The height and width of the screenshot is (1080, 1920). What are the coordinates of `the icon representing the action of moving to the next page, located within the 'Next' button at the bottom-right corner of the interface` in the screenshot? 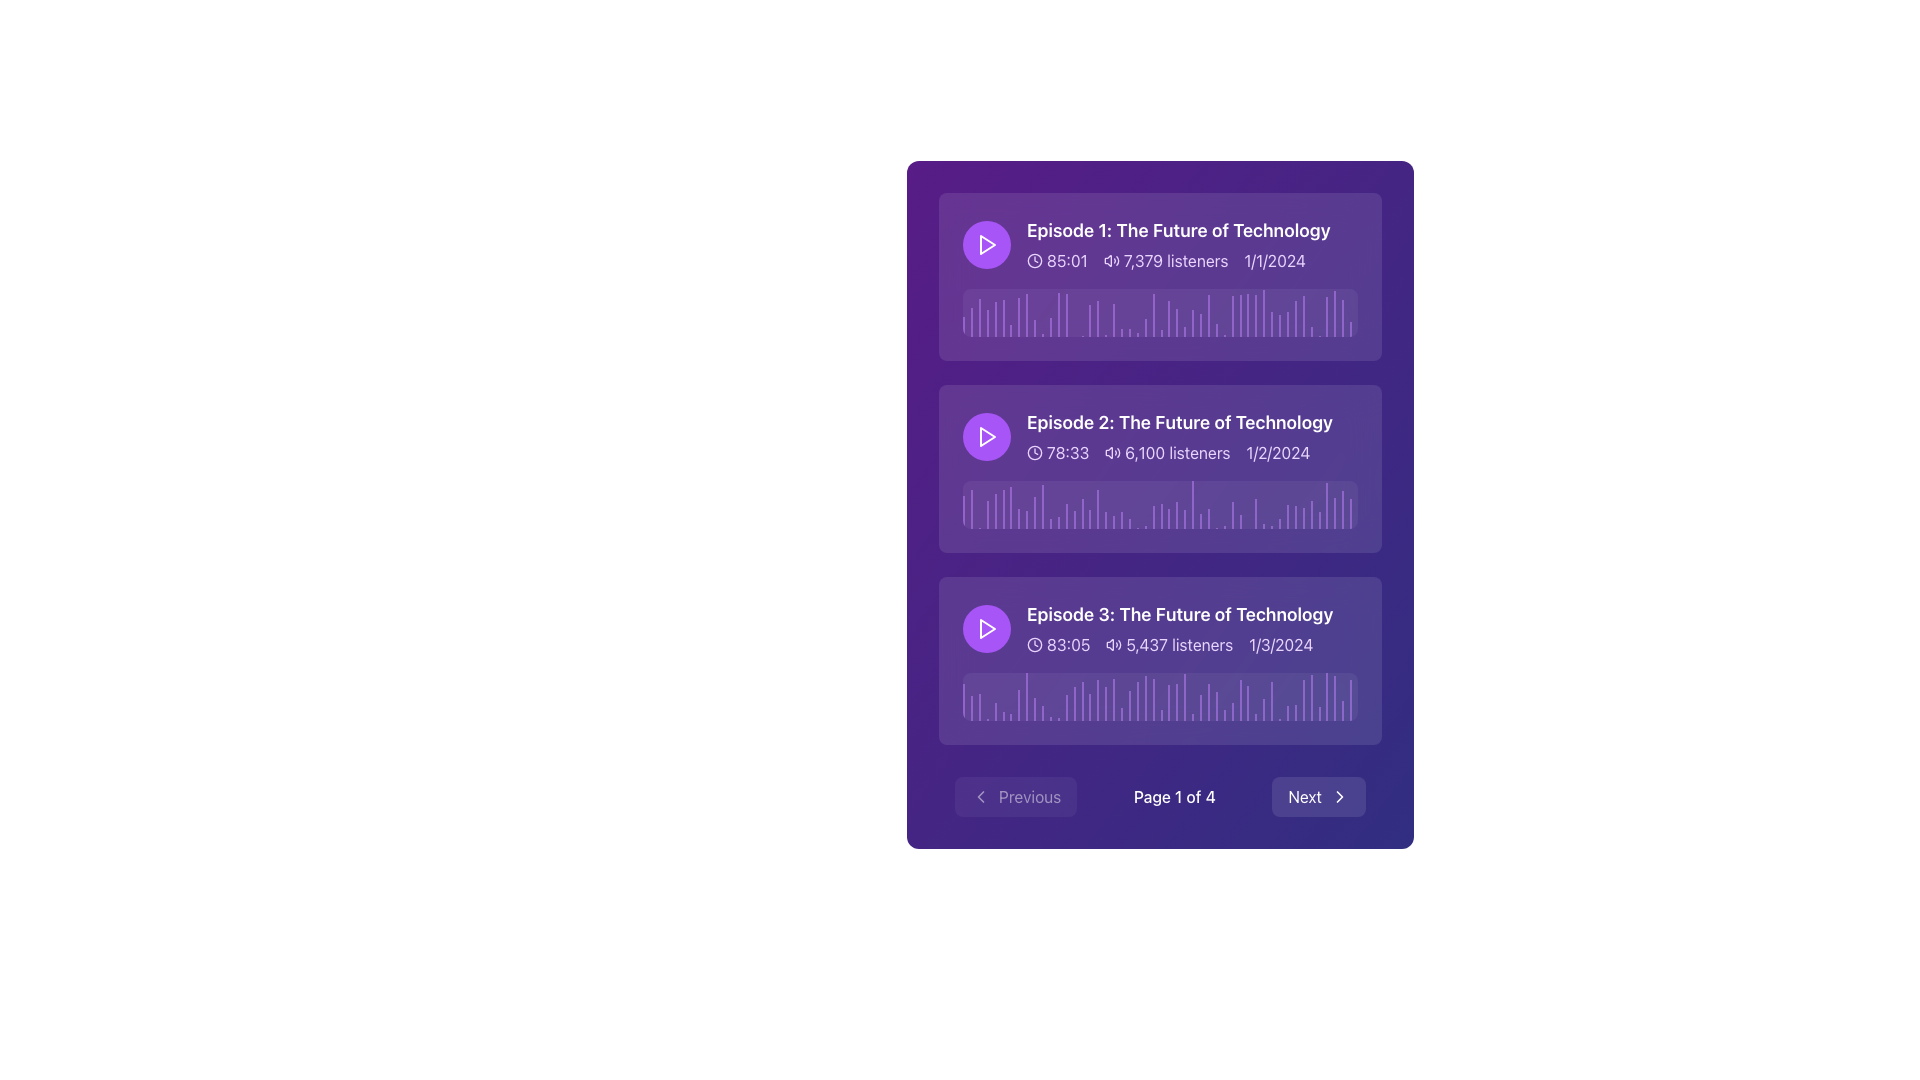 It's located at (1339, 796).